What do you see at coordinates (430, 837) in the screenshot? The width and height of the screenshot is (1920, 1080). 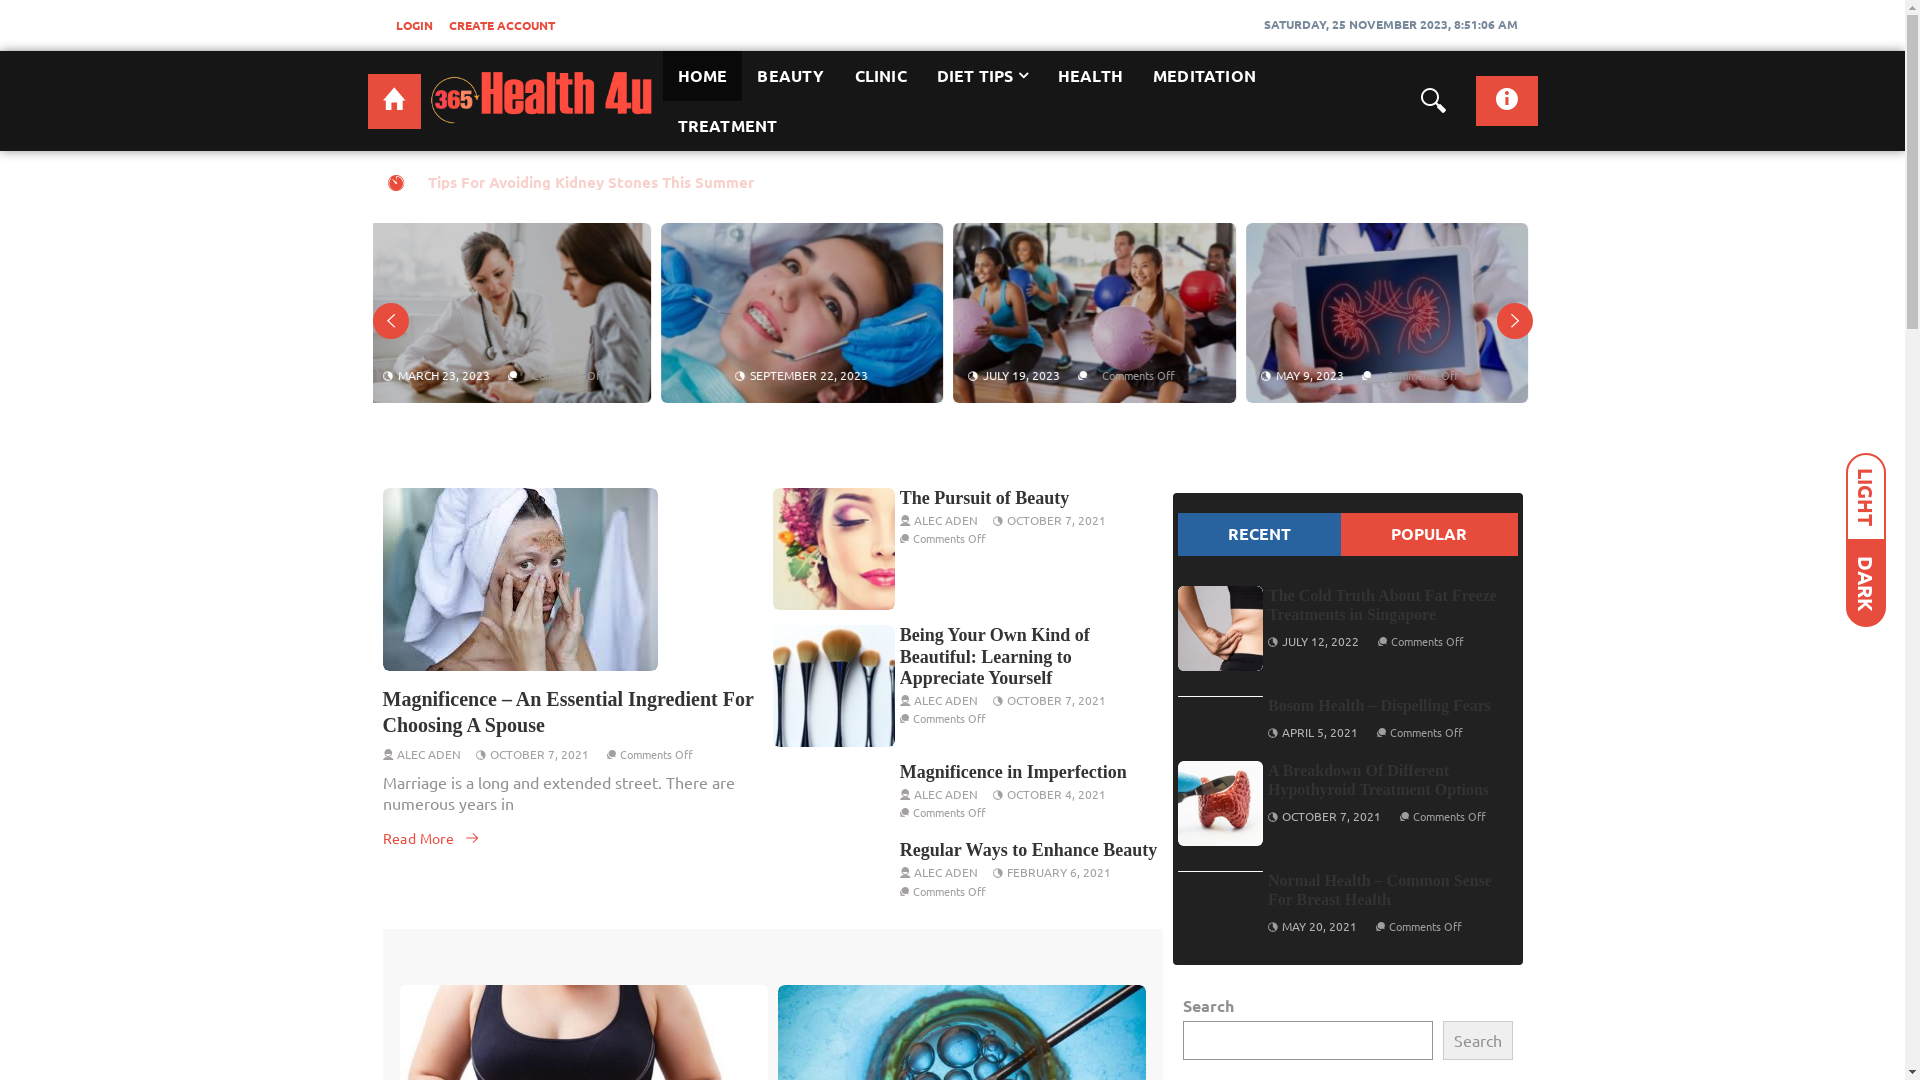 I see `'Read More'` at bounding box center [430, 837].